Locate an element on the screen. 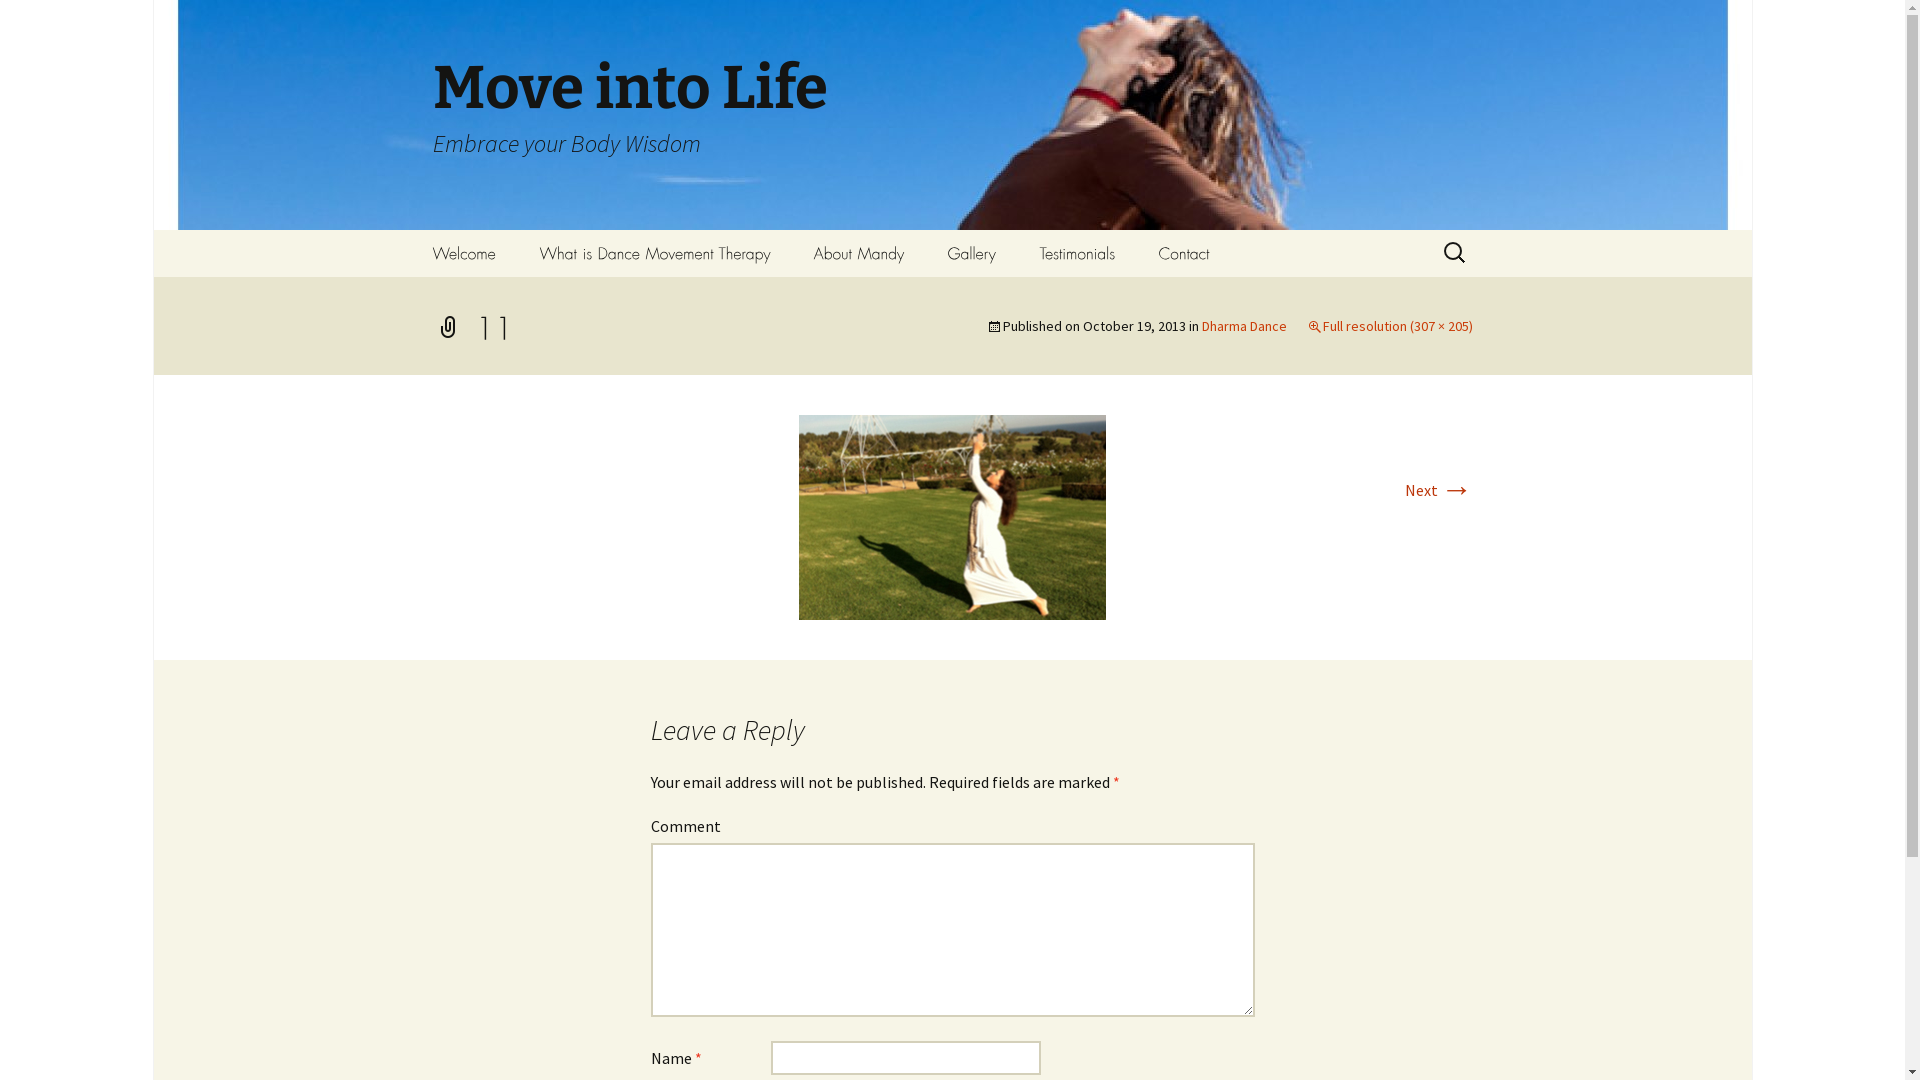  '11' is located at coordinates (797, 514).